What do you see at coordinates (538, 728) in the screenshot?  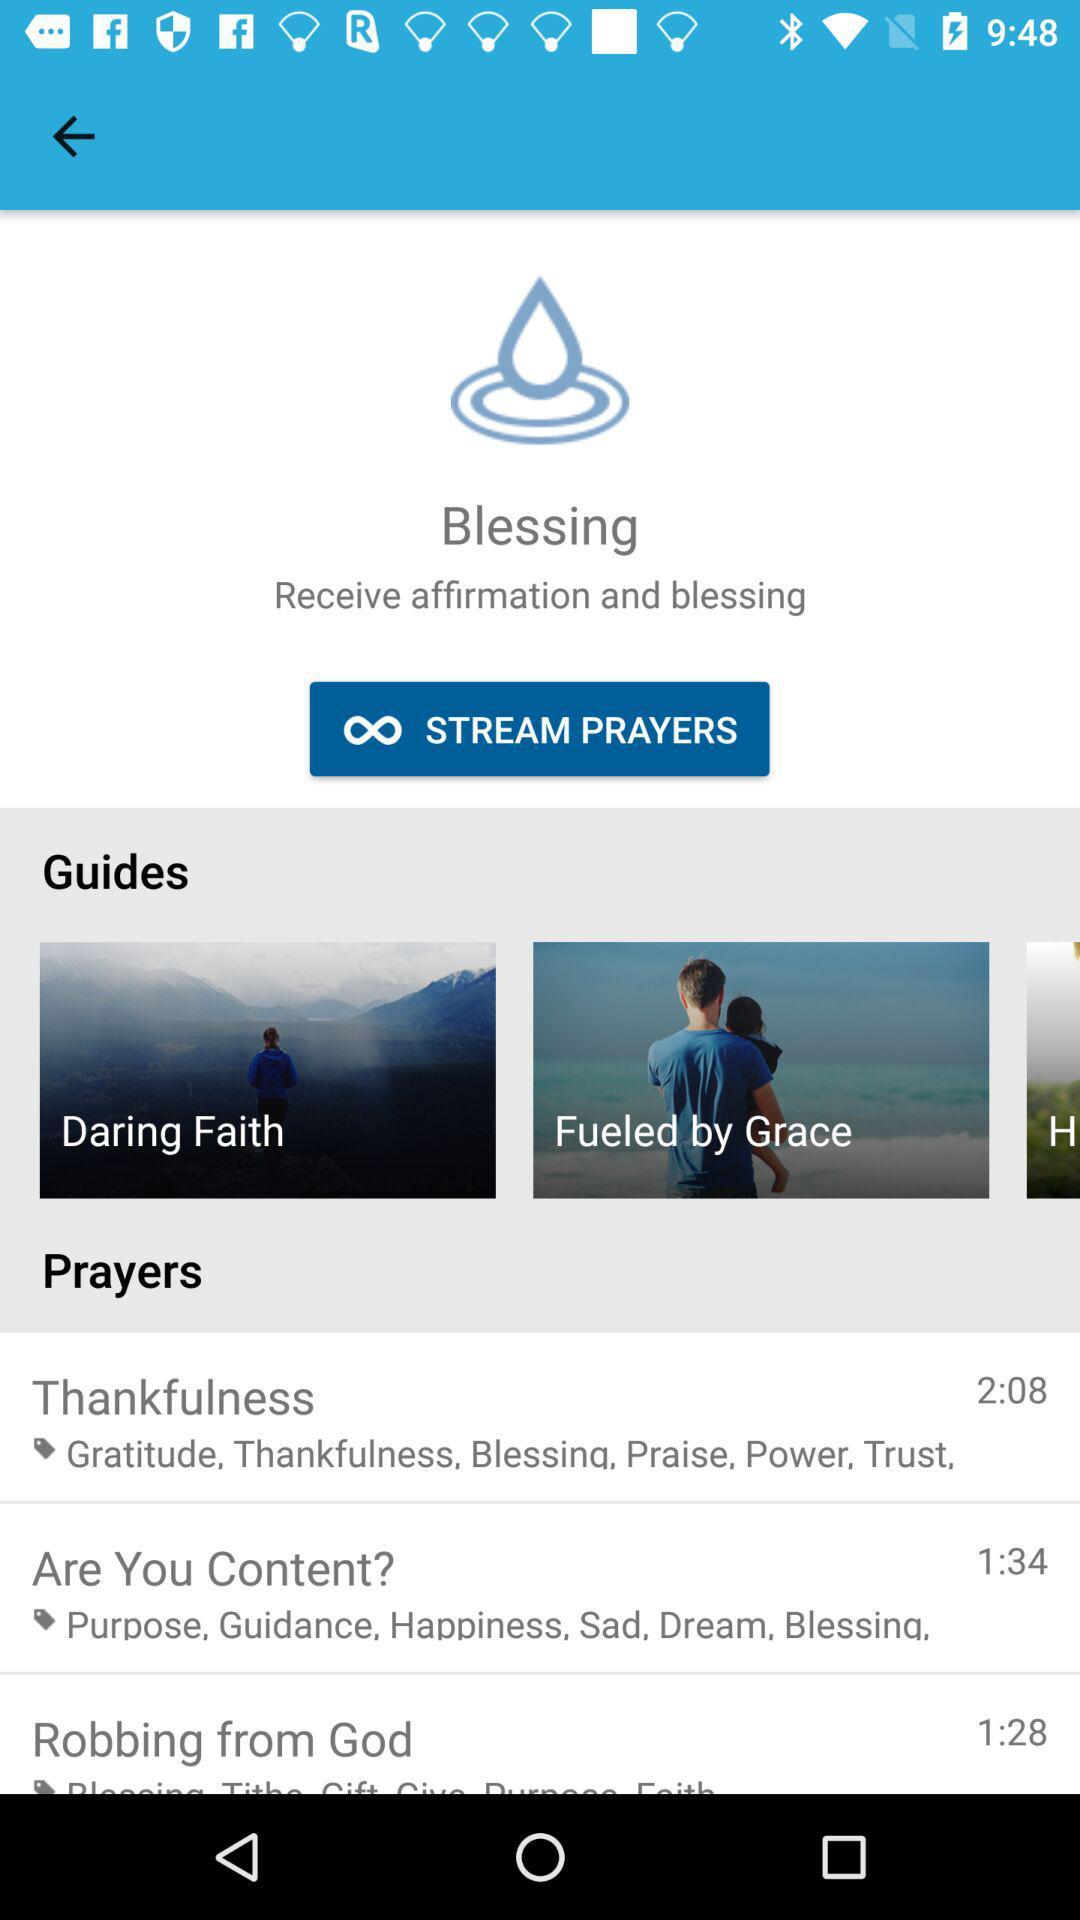 I see `the stream prayers icon` at bounding box center [538, 728].